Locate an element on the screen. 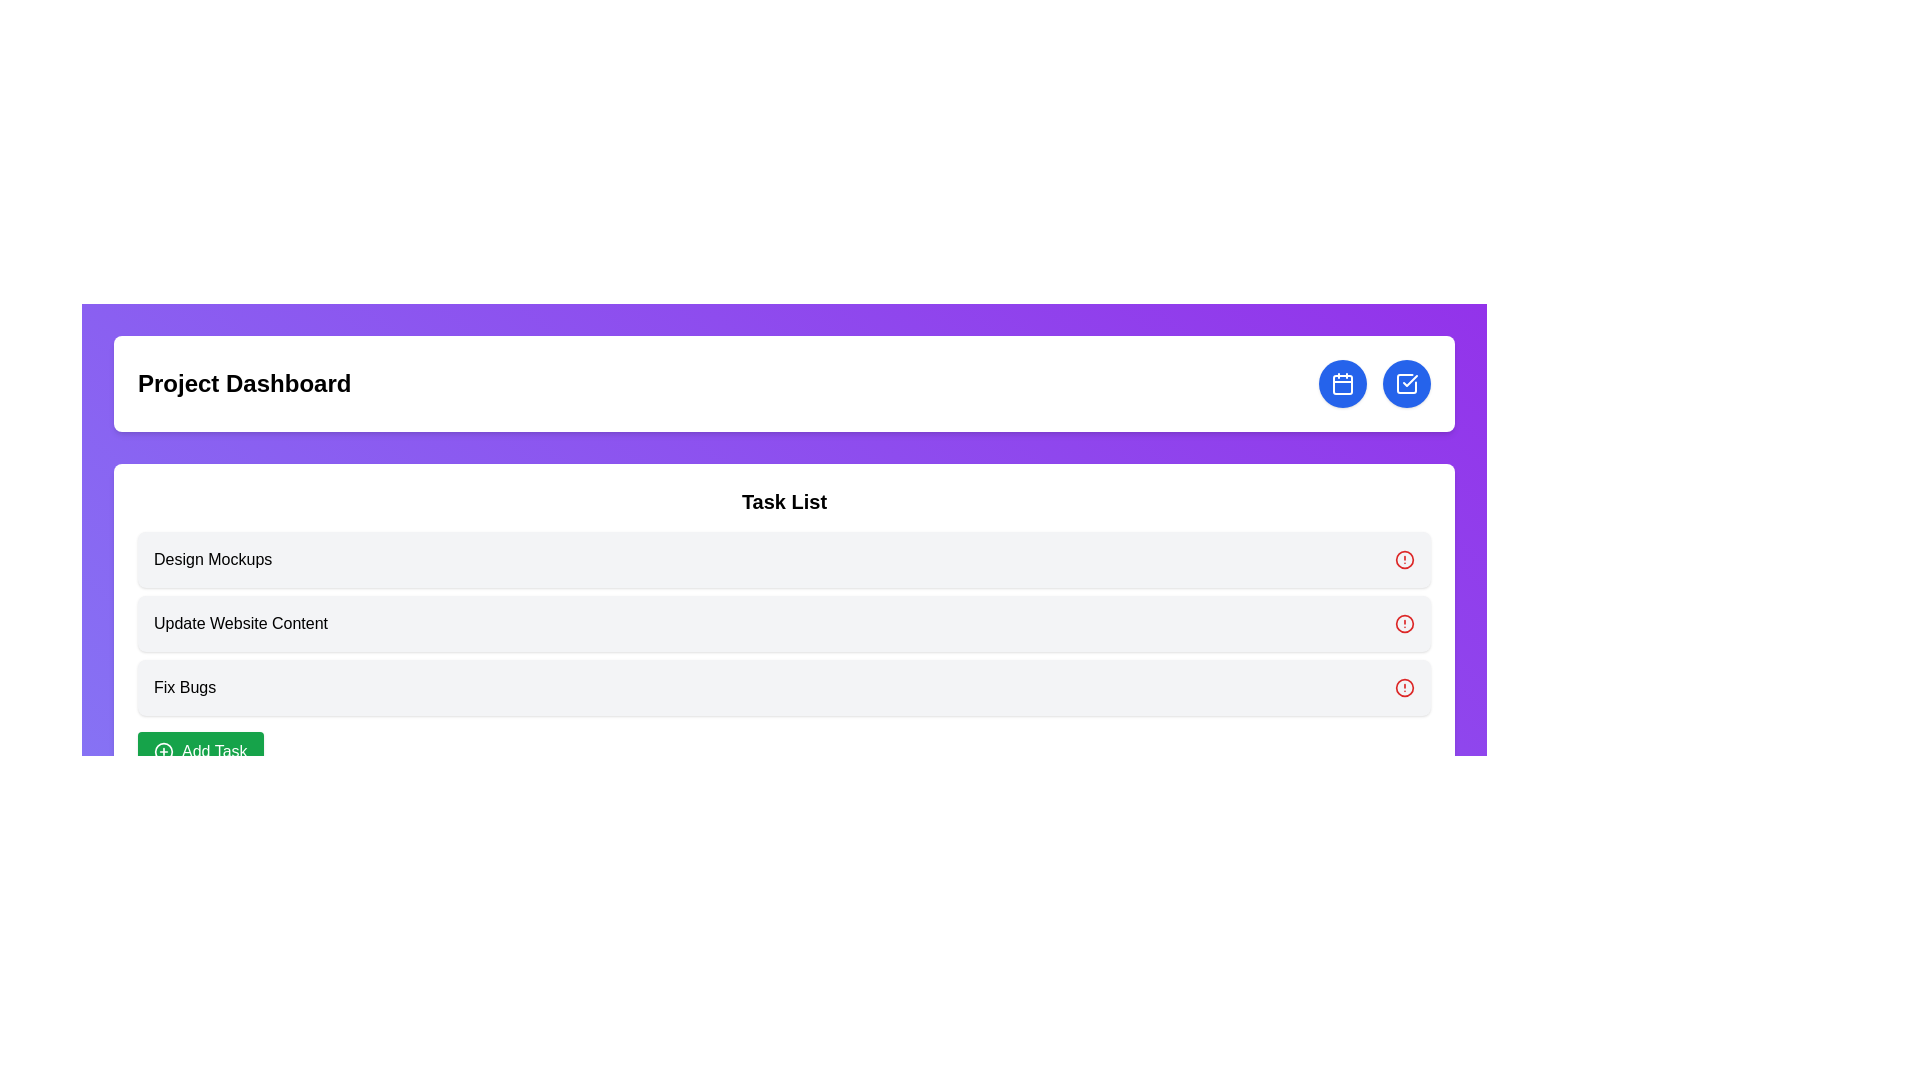  the checkmark line icon in the SVG graphic located in the top right corner of the interface is located at coordinates (1409, 381).